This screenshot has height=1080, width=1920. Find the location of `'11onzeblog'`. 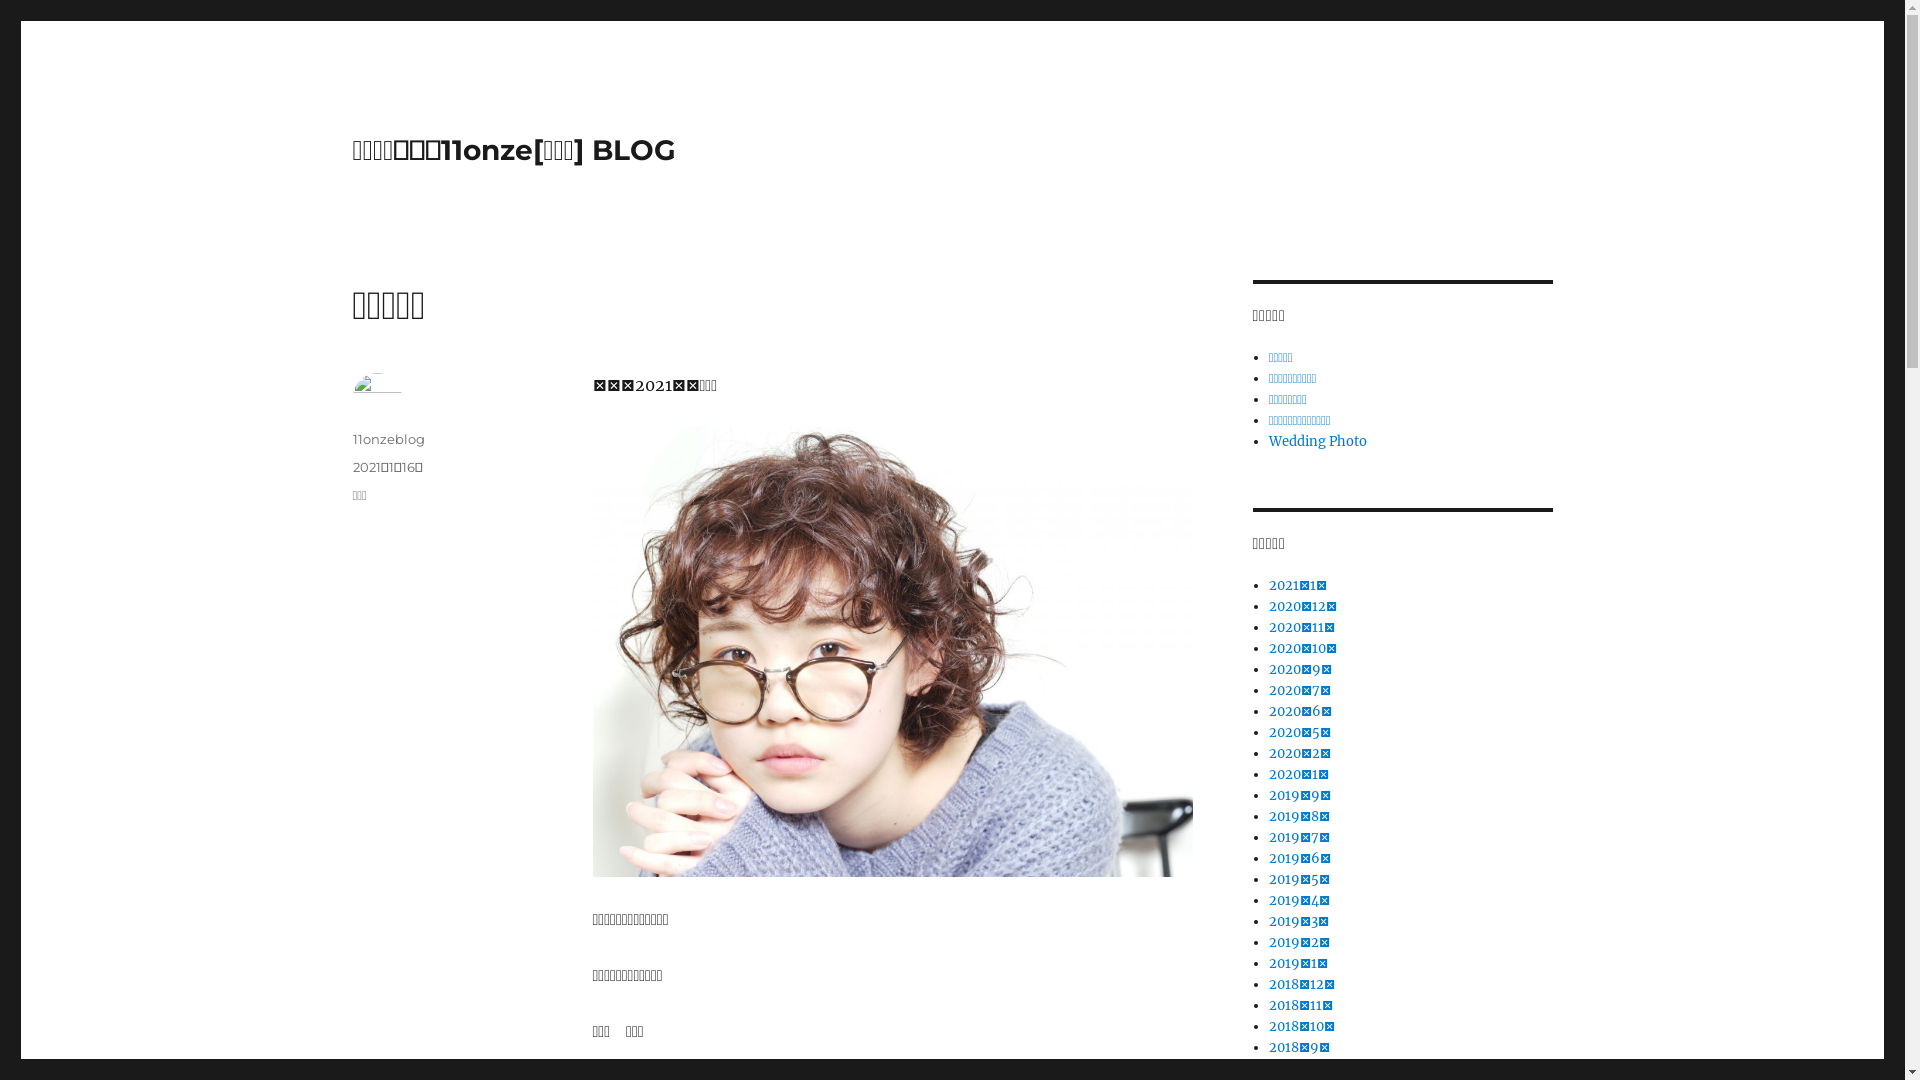

'11onzeblog' is located at coordinates (351, 438).